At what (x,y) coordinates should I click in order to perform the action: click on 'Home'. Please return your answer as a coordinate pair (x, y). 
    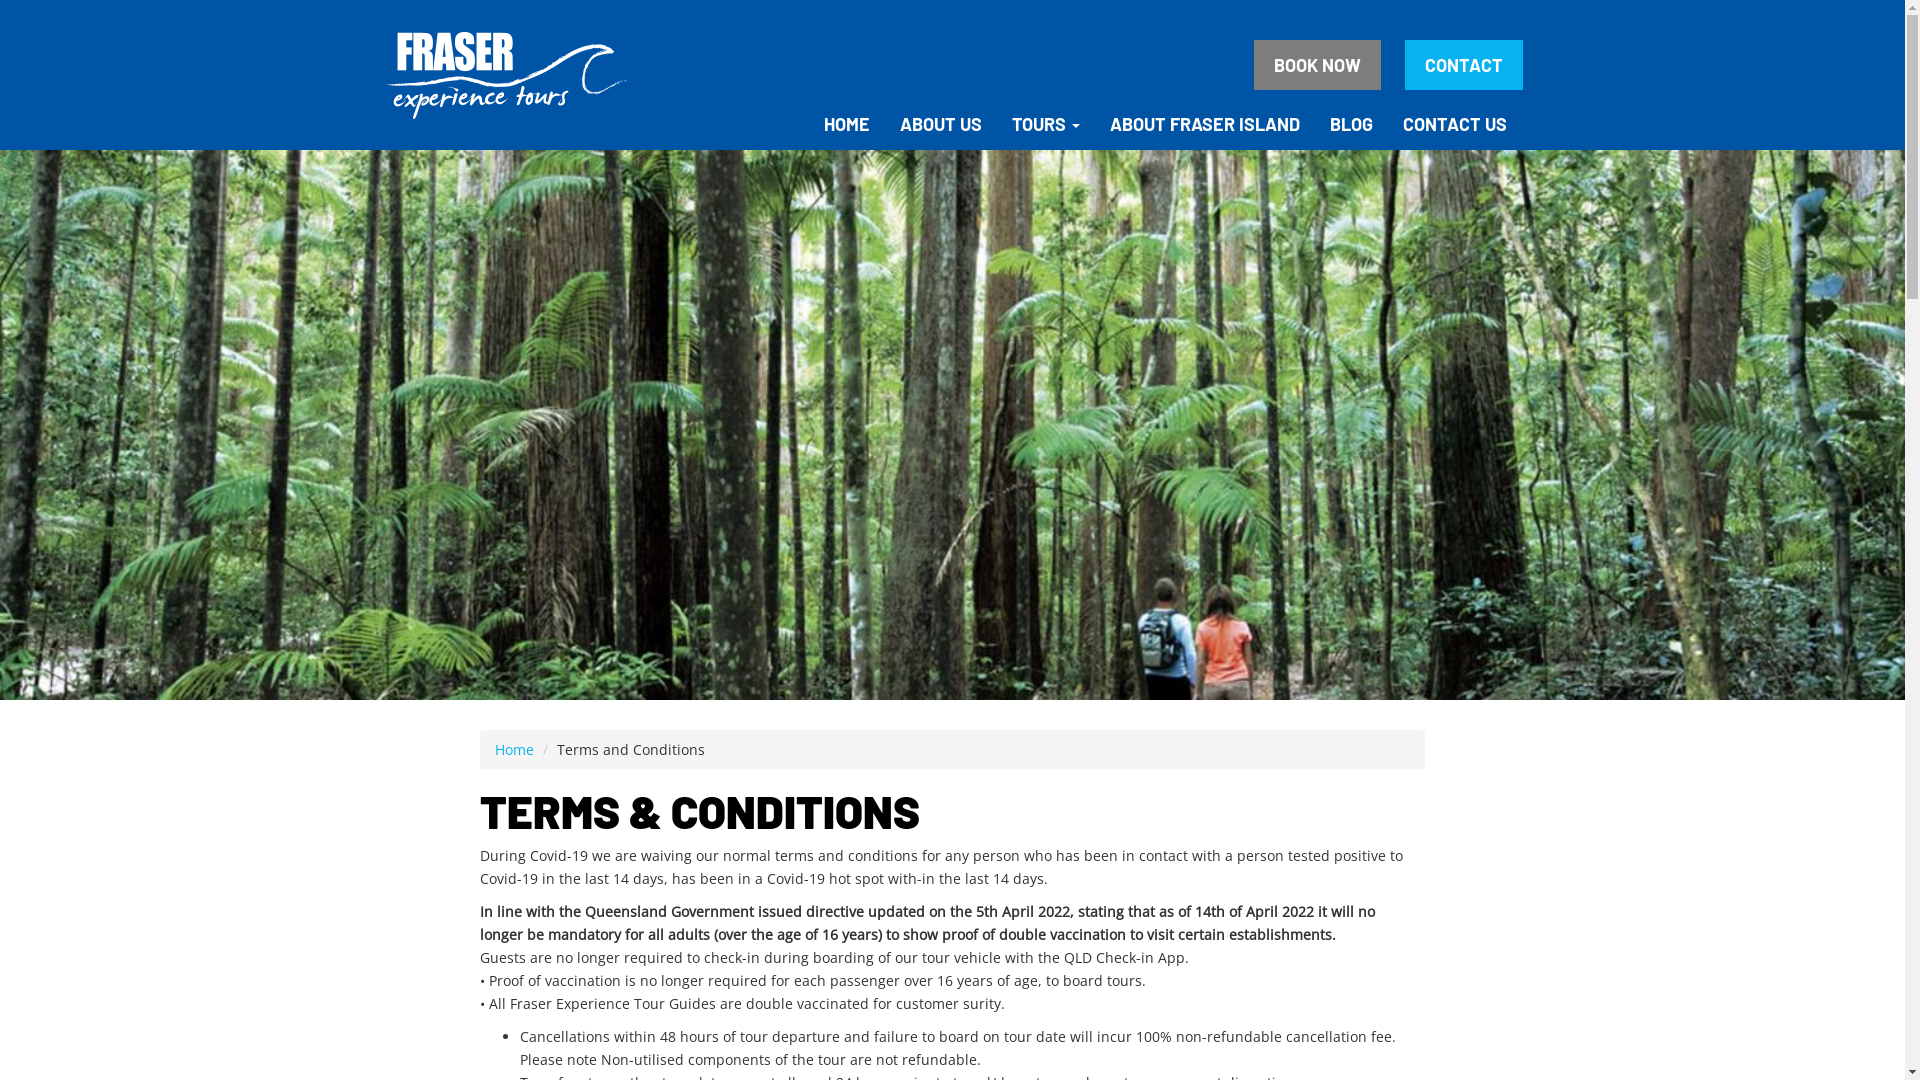
    Looking at the image, I should click on (514, 749).